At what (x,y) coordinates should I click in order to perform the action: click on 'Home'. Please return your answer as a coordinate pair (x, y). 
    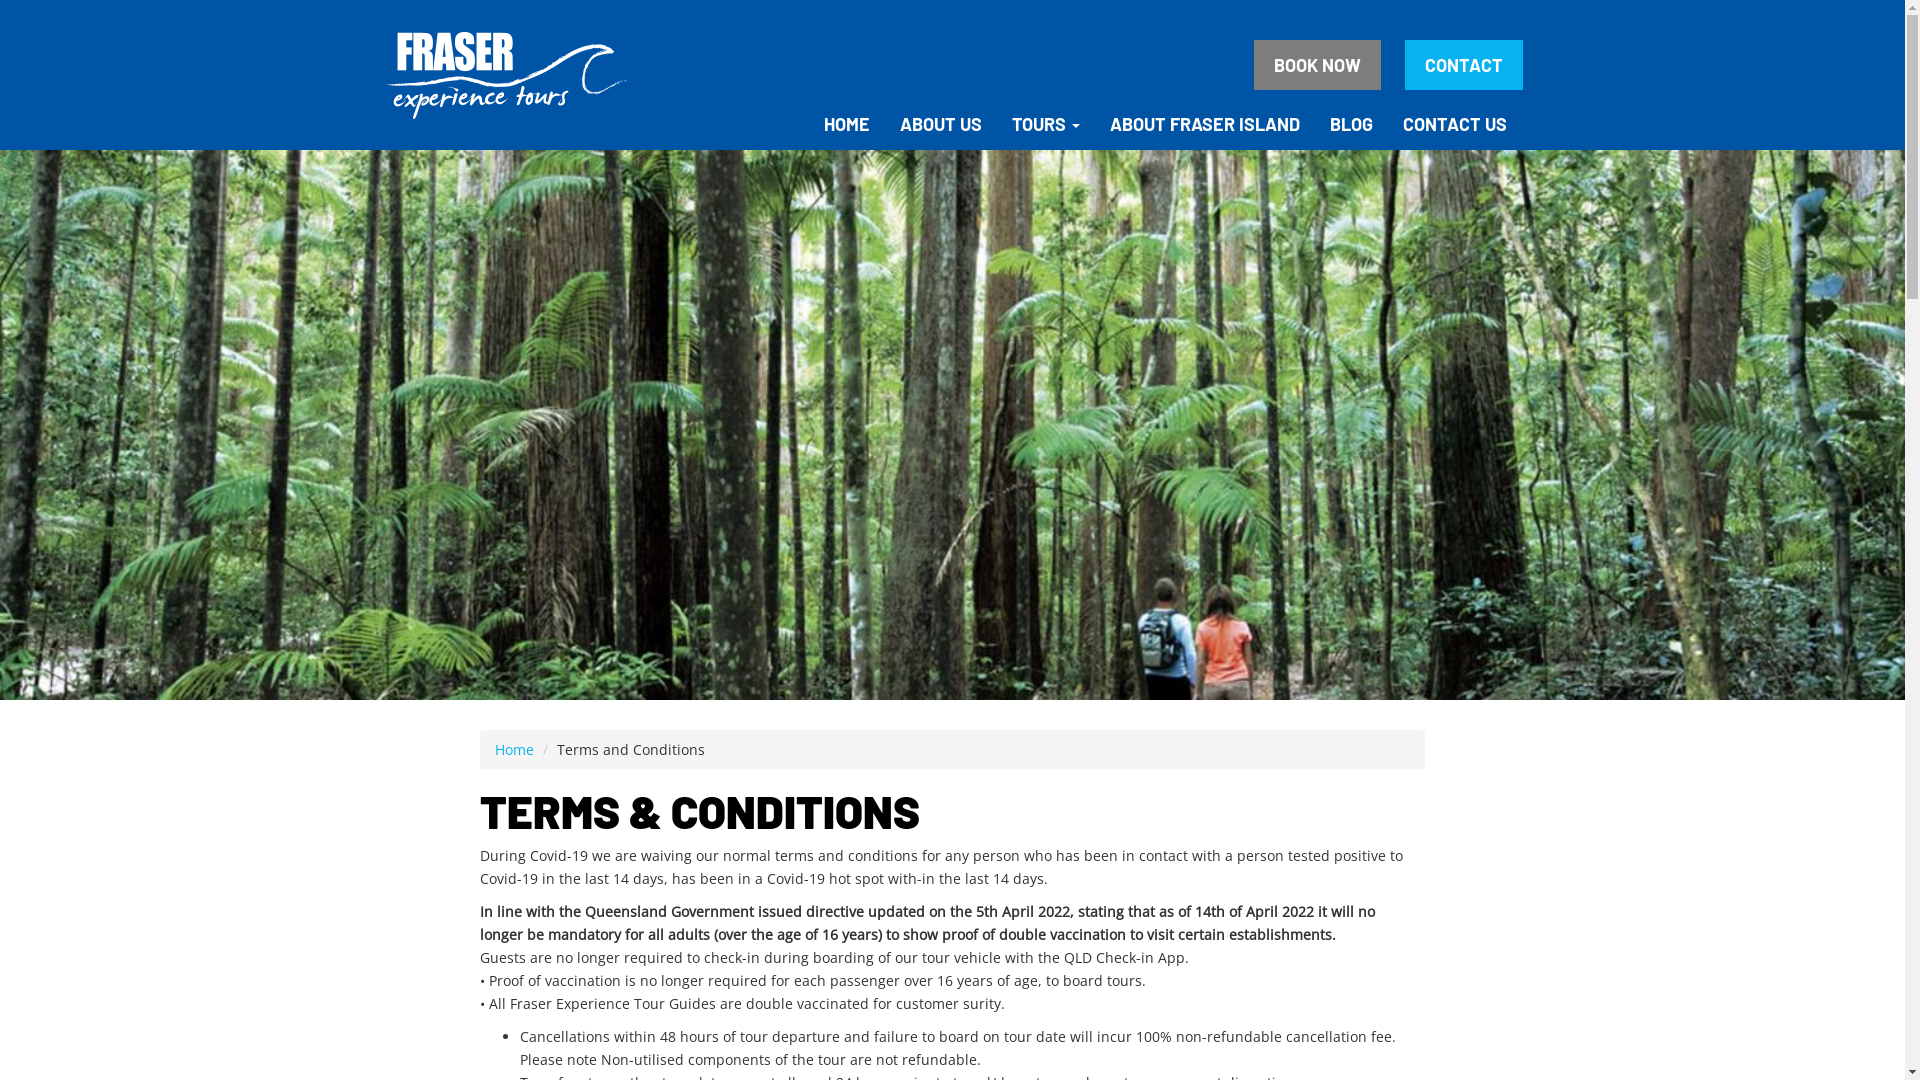
    Looking at the image, I should click on (514, 749).